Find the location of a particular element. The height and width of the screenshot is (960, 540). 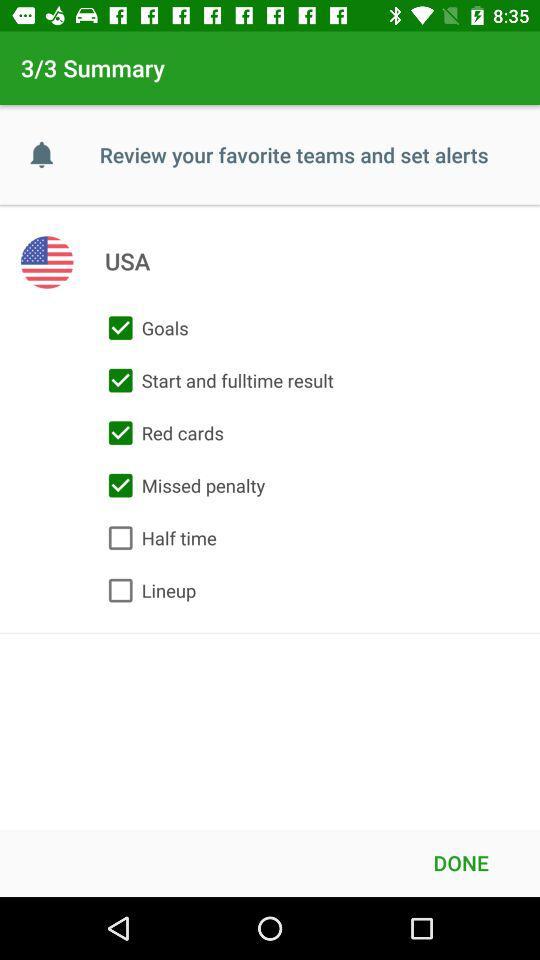

item below the start and fulltime item is located at coordinates (160, 433).